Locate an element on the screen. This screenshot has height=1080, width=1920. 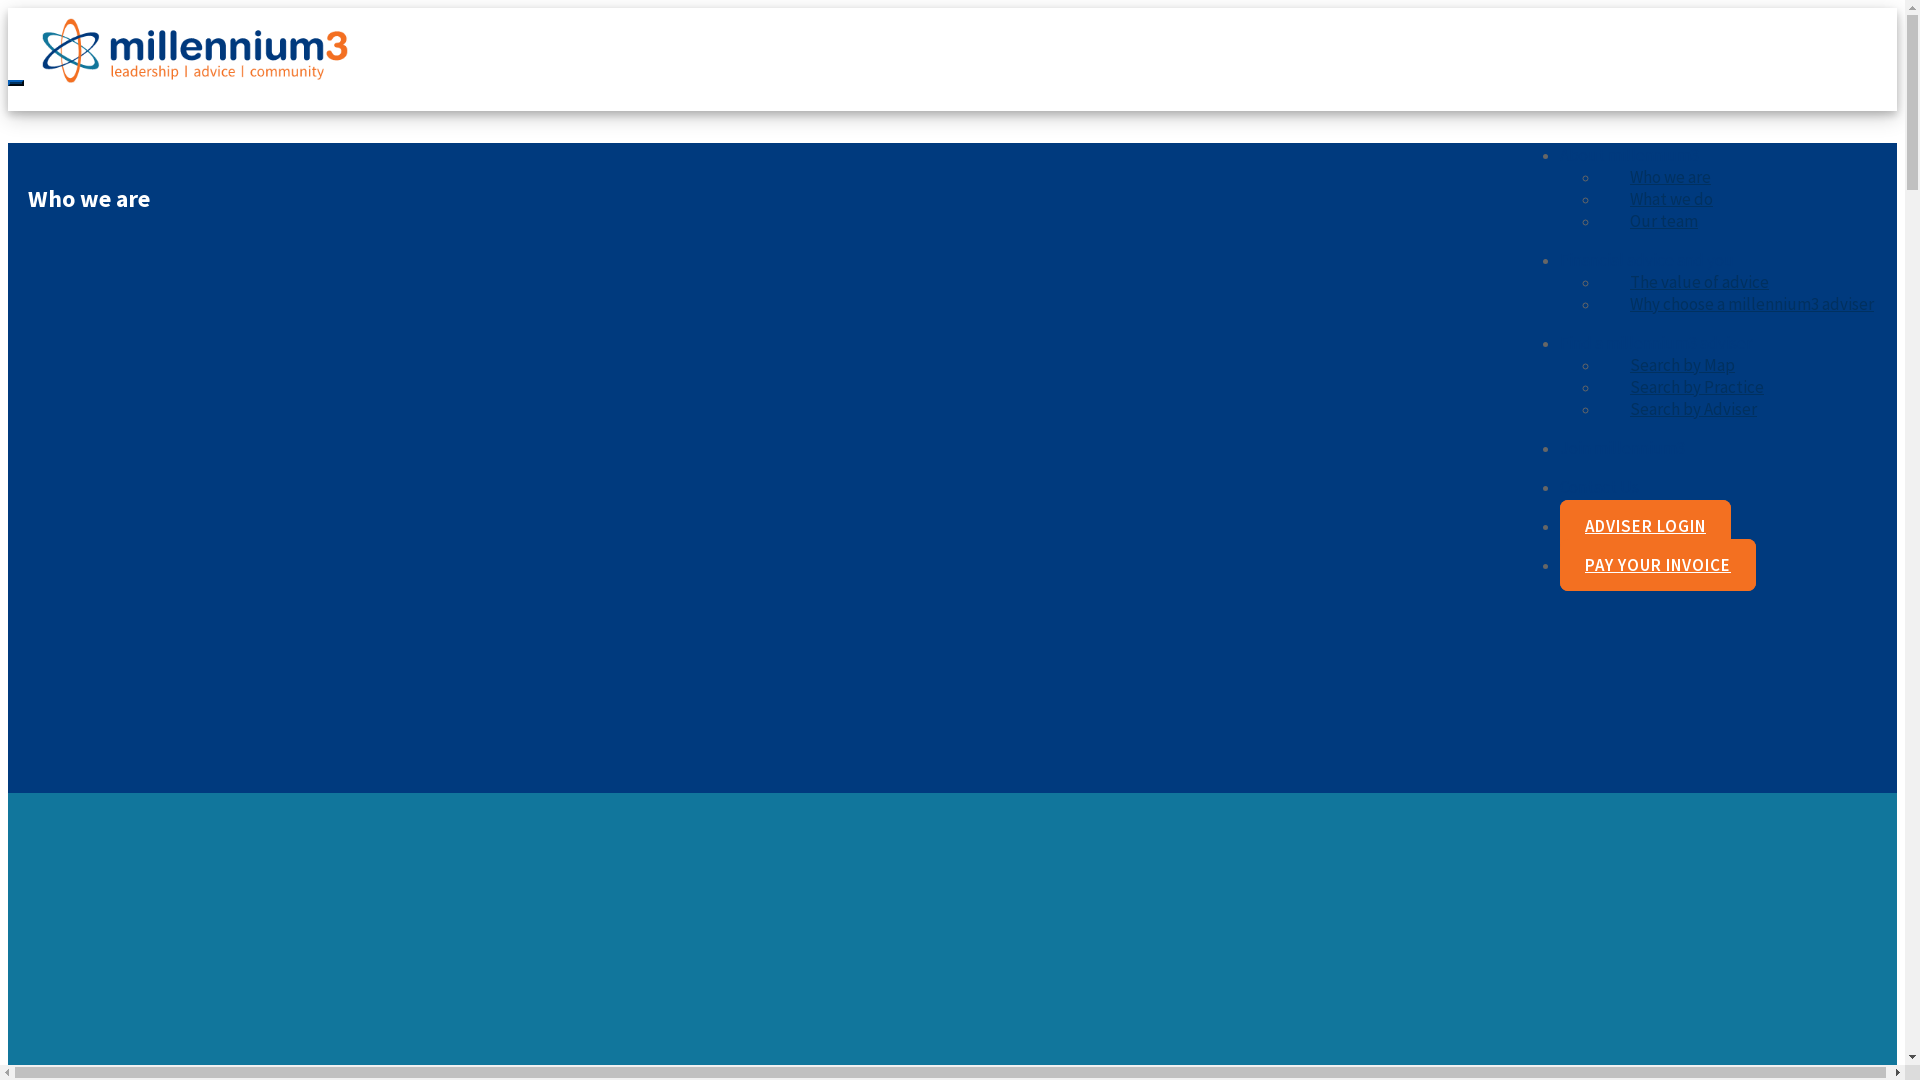
'Search by Practice' is located at coordinates (1696, 386).